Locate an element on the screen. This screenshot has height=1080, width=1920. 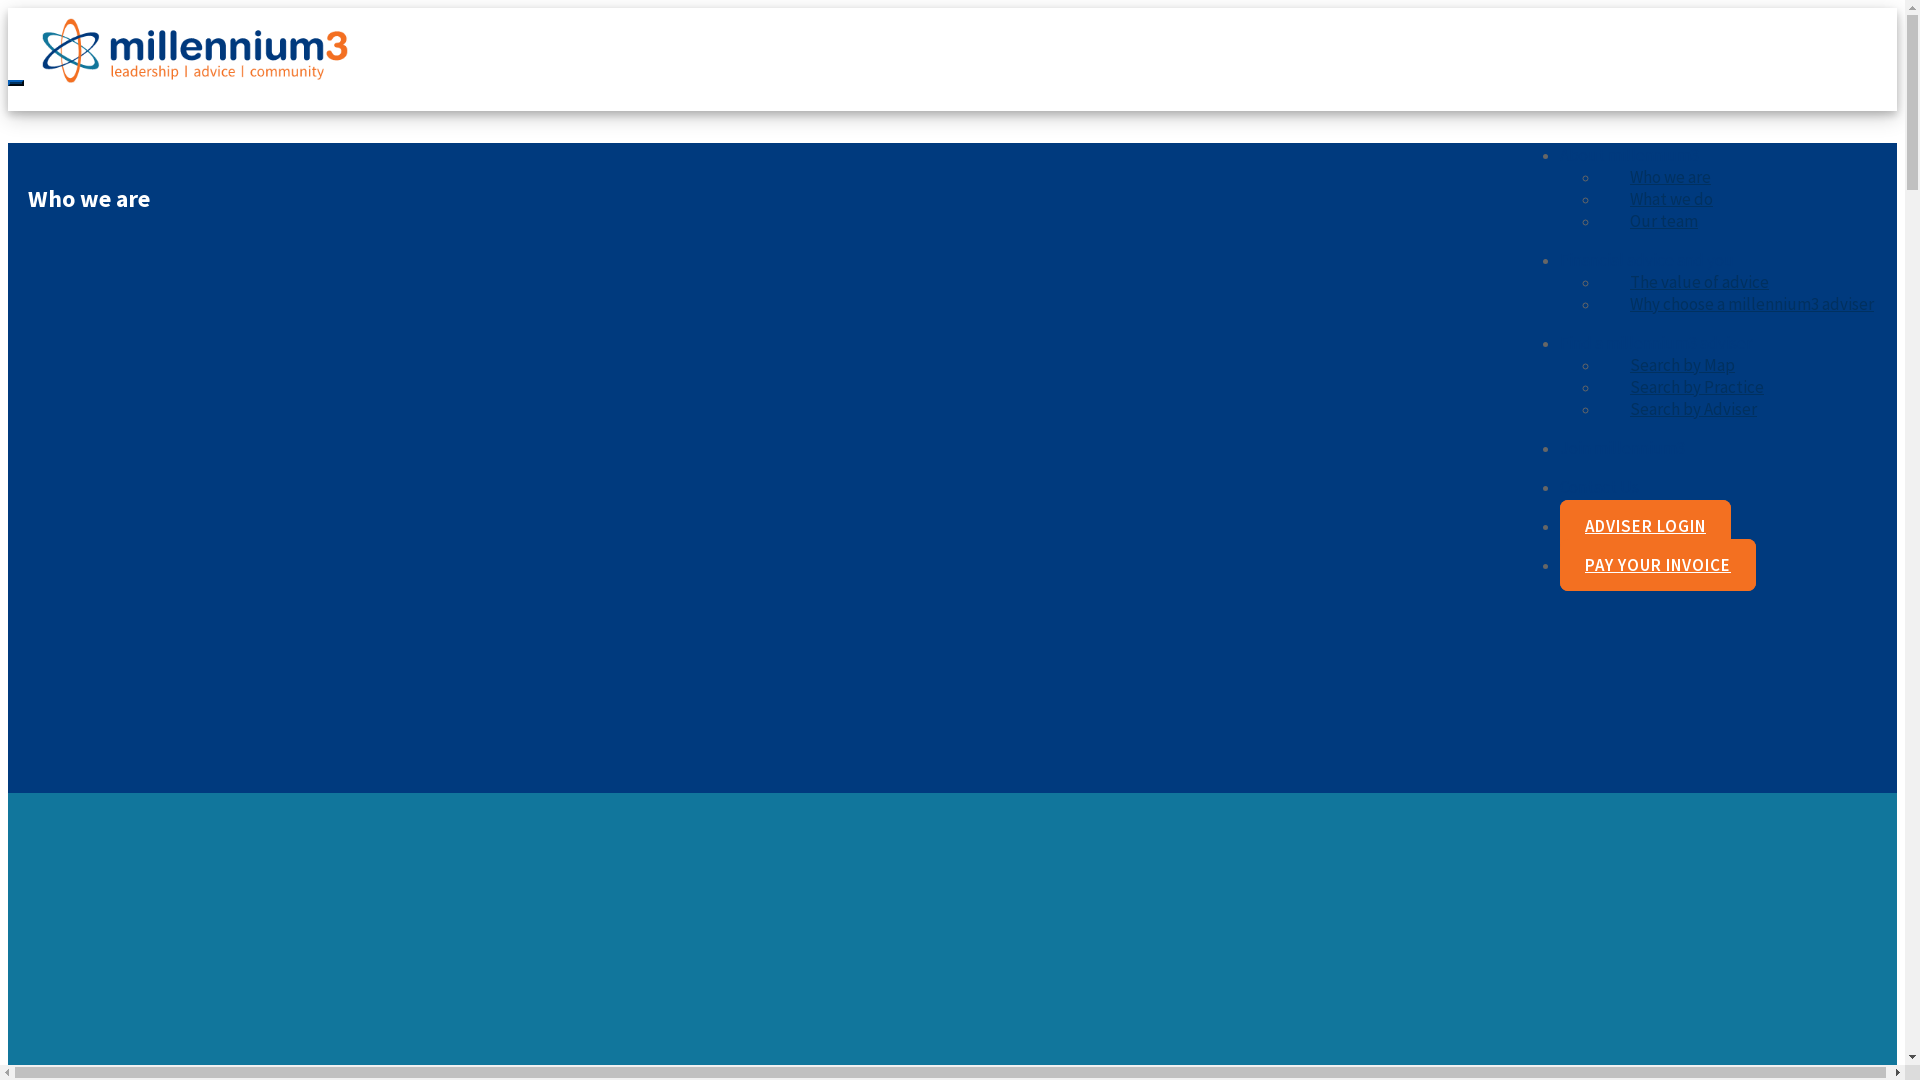
'Search by Practice' is located at coordinates (1696, 386).